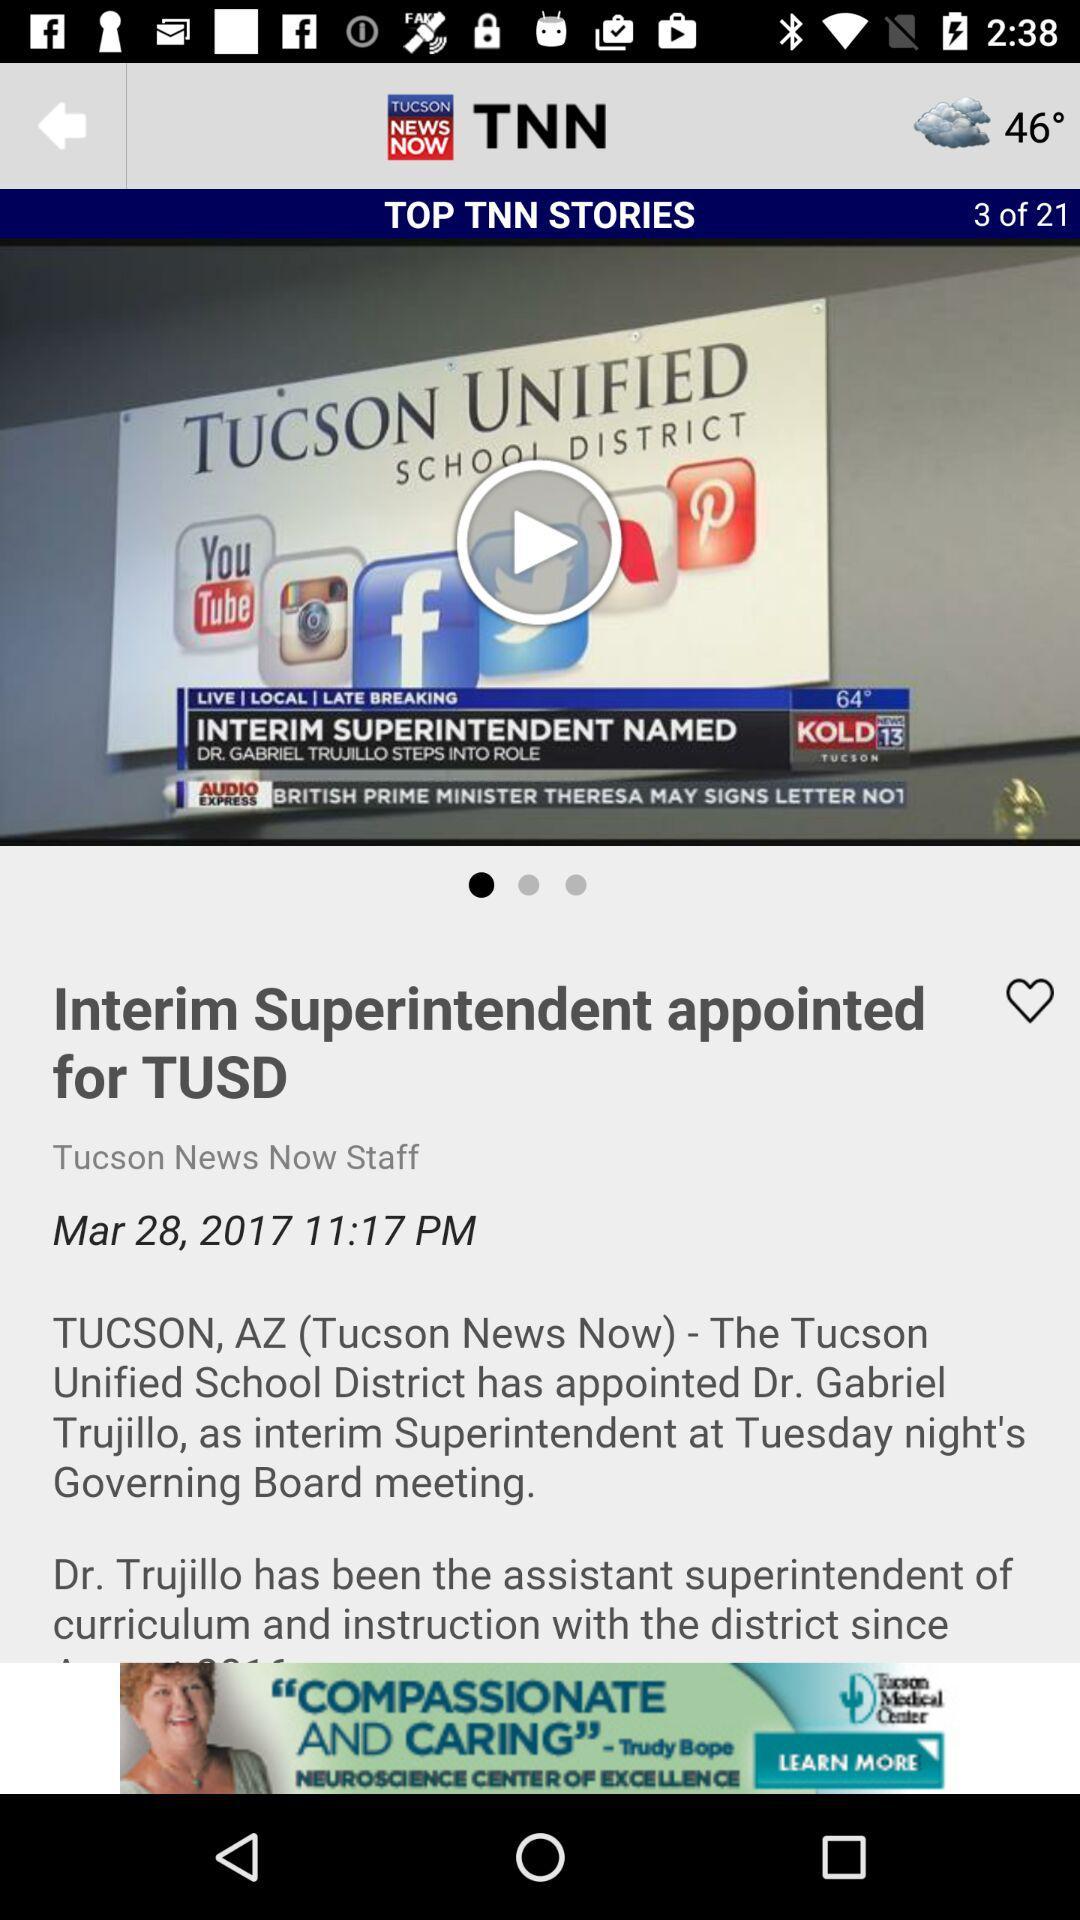 This screenshot has width=1080, height=1920. Describe the element at coordinates (1017, 1000) in the screenshot. I see `like button` at that location.